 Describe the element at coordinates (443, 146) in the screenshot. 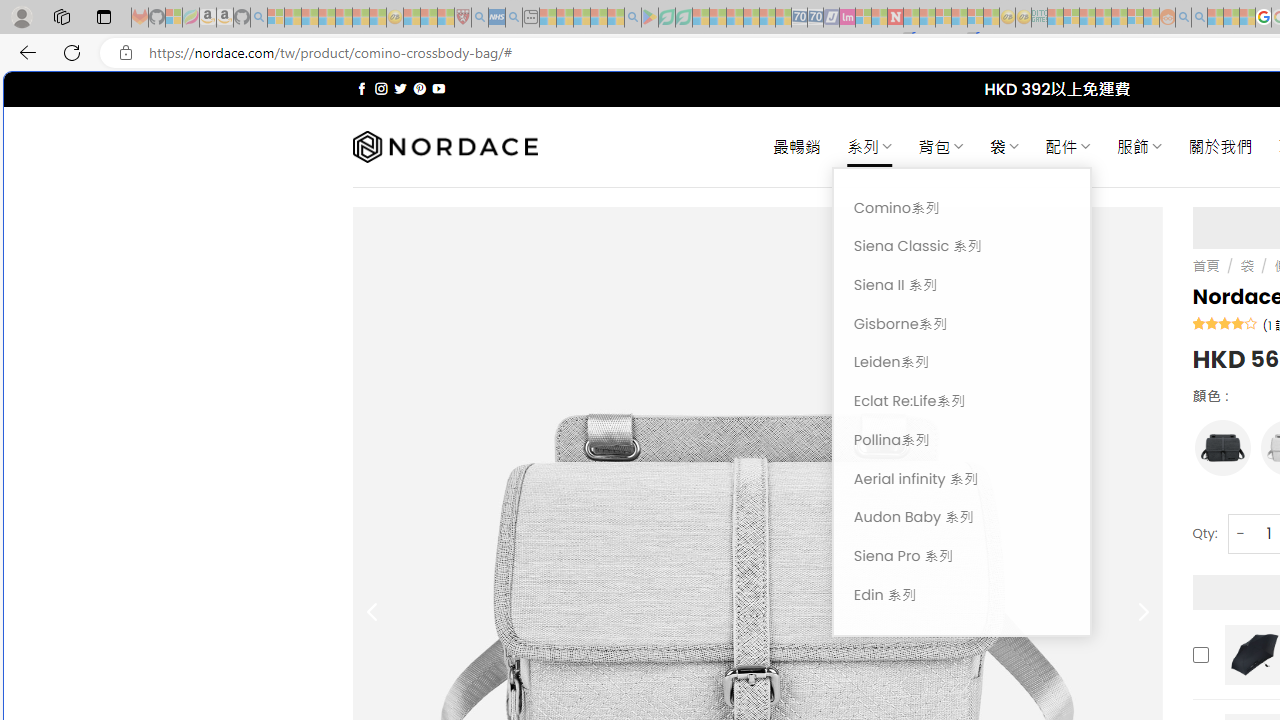

I see `'Nordace'` at that location.